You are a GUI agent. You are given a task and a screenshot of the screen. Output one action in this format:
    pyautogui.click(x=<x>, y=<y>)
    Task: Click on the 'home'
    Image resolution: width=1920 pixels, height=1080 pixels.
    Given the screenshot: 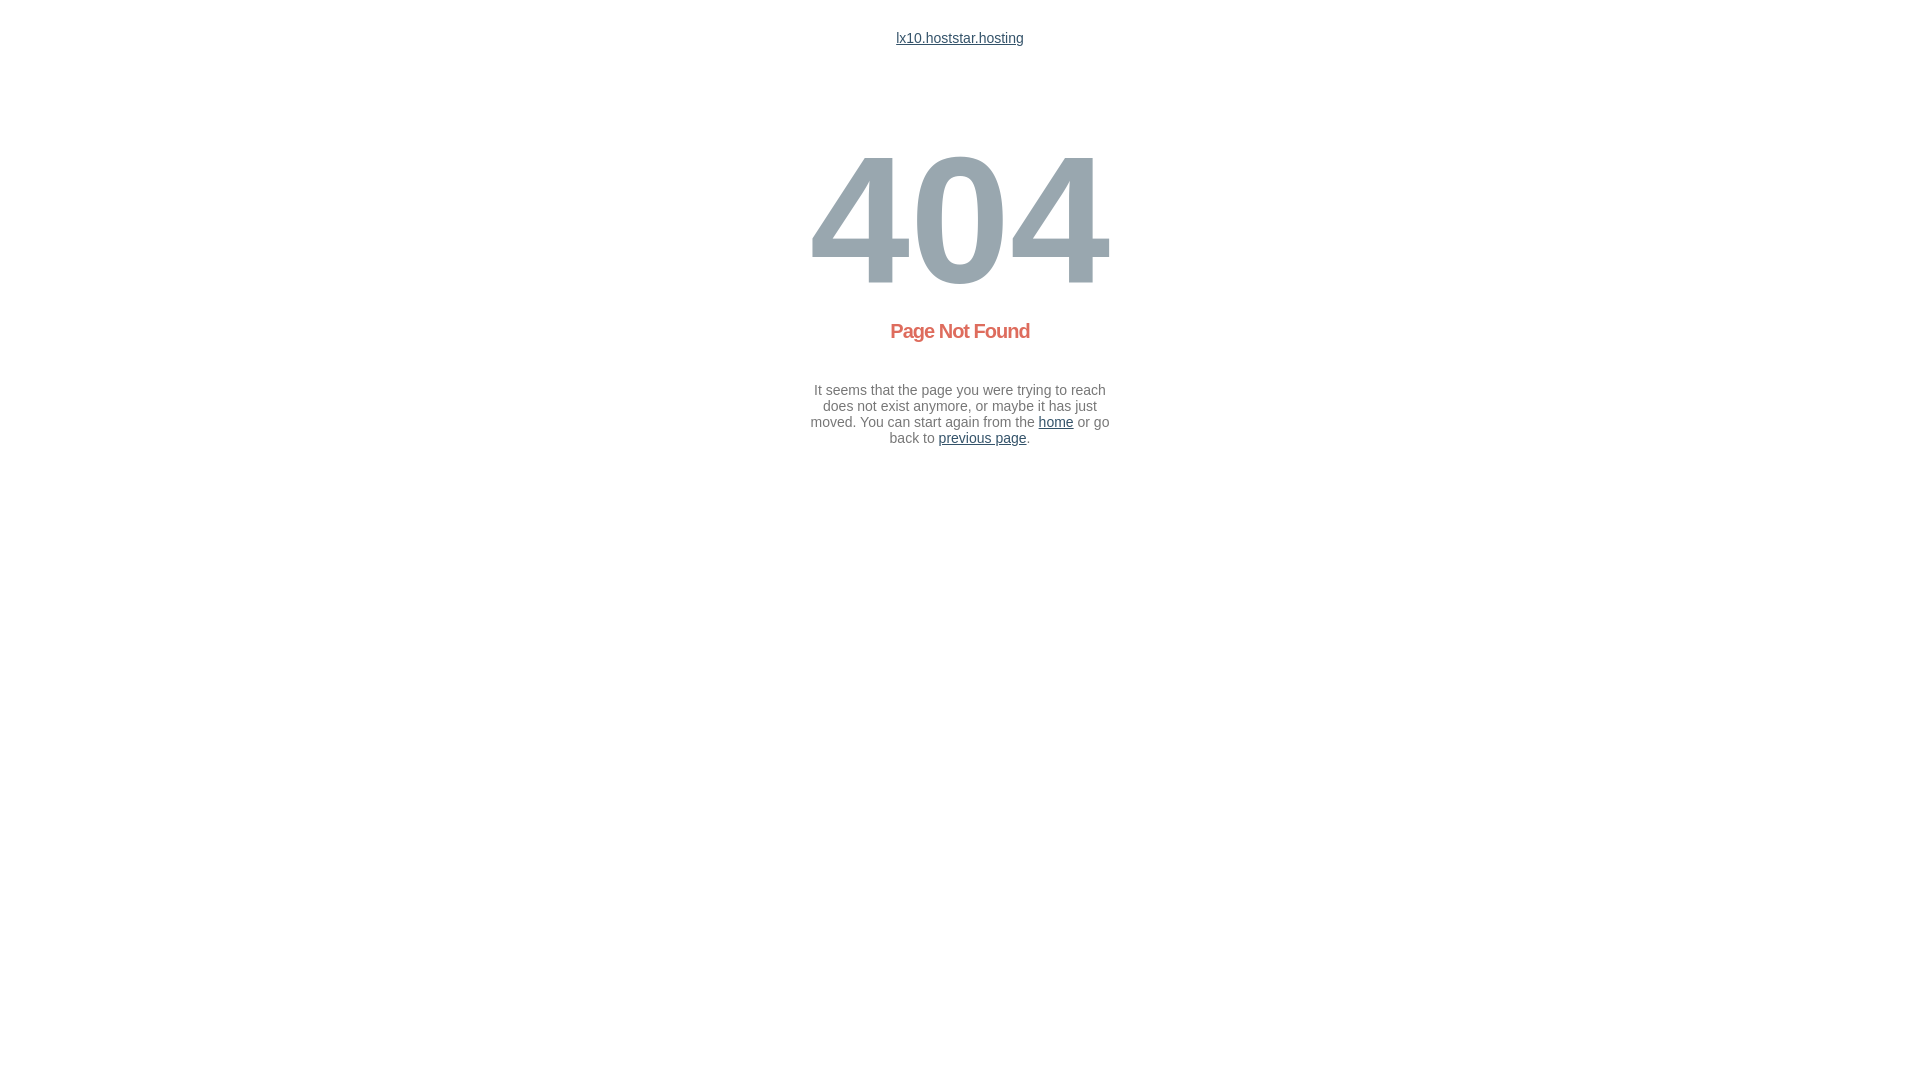 What is the action you would take?
    pyautogui.click(x=1055, y=420)
    